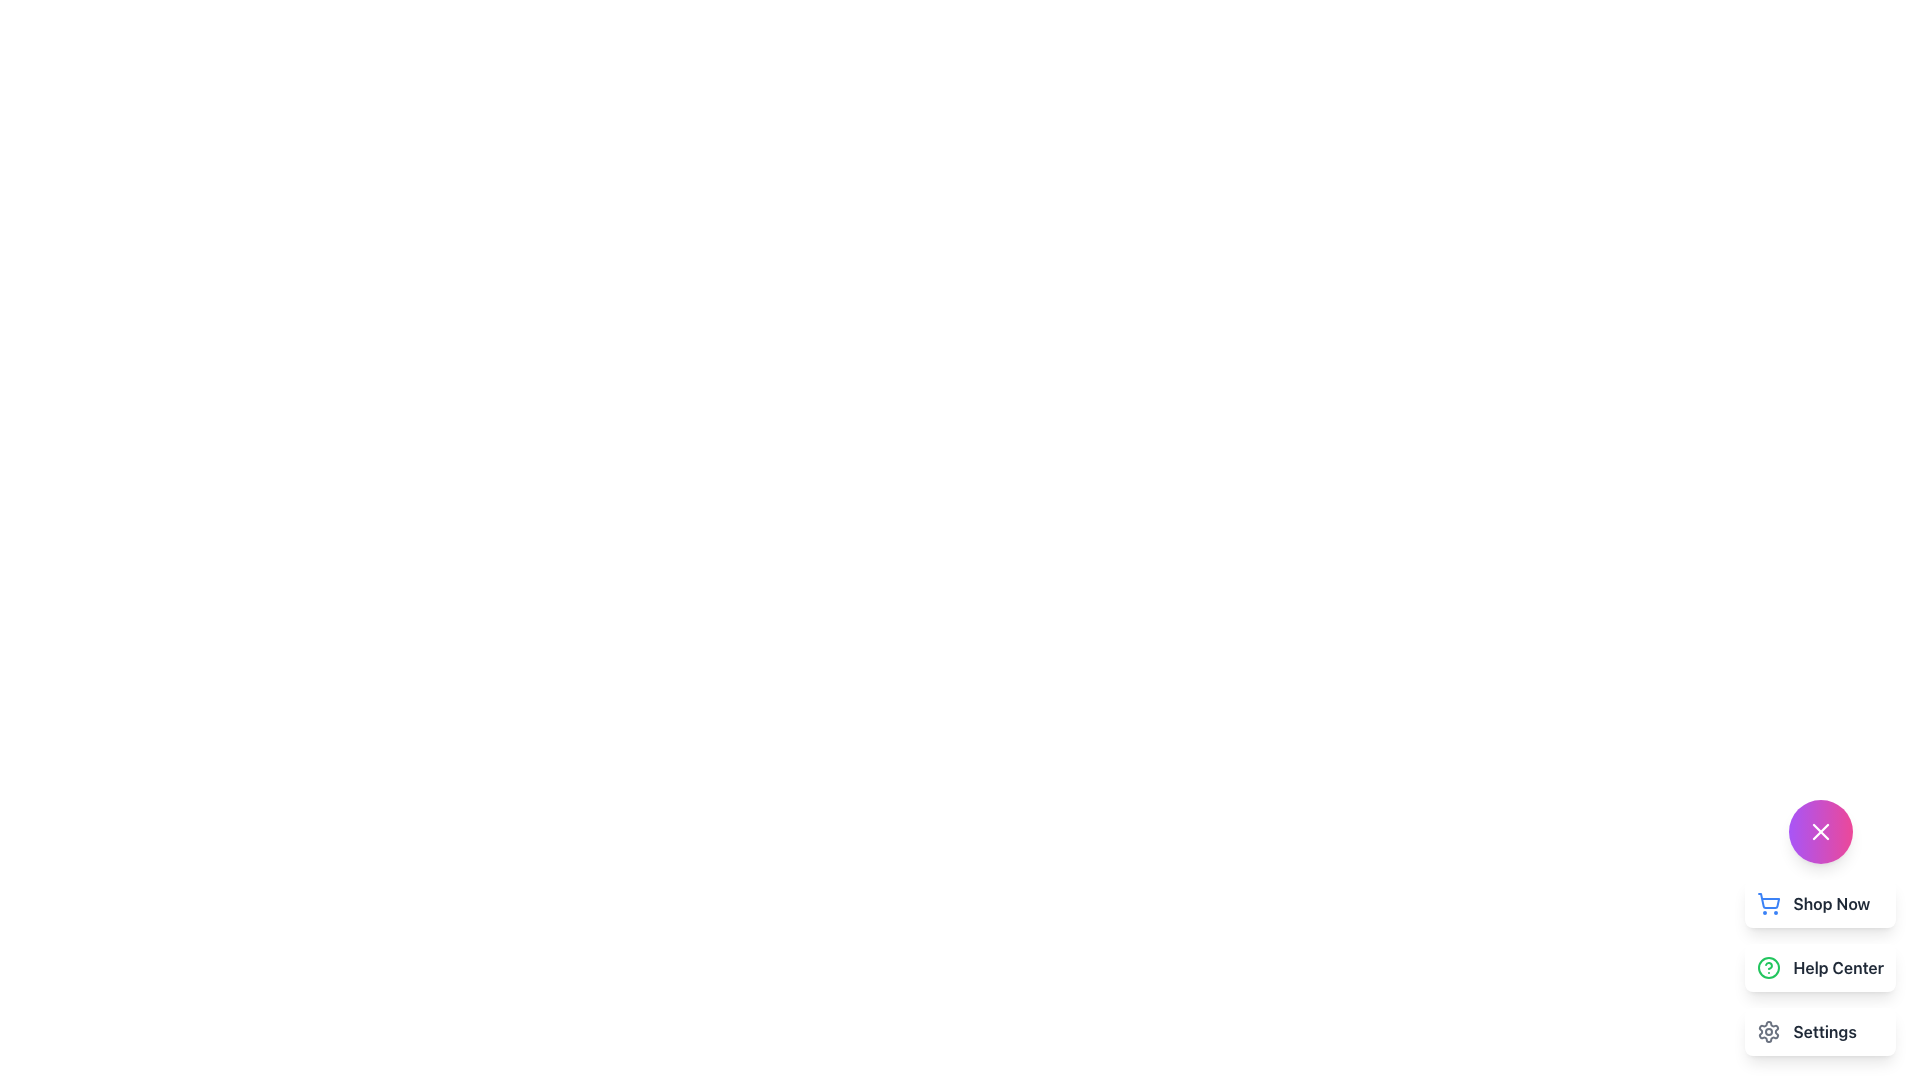  Describe the element at coordinates (1820, 967) in the screenshot. I see `the 'Help Center' button, which is a horizontally laid-out UI component featuring a green circle with a question mark icon and the text 'Help Center'. It is the second item in the vertical list of options in the right-hand floating panel` at that location.